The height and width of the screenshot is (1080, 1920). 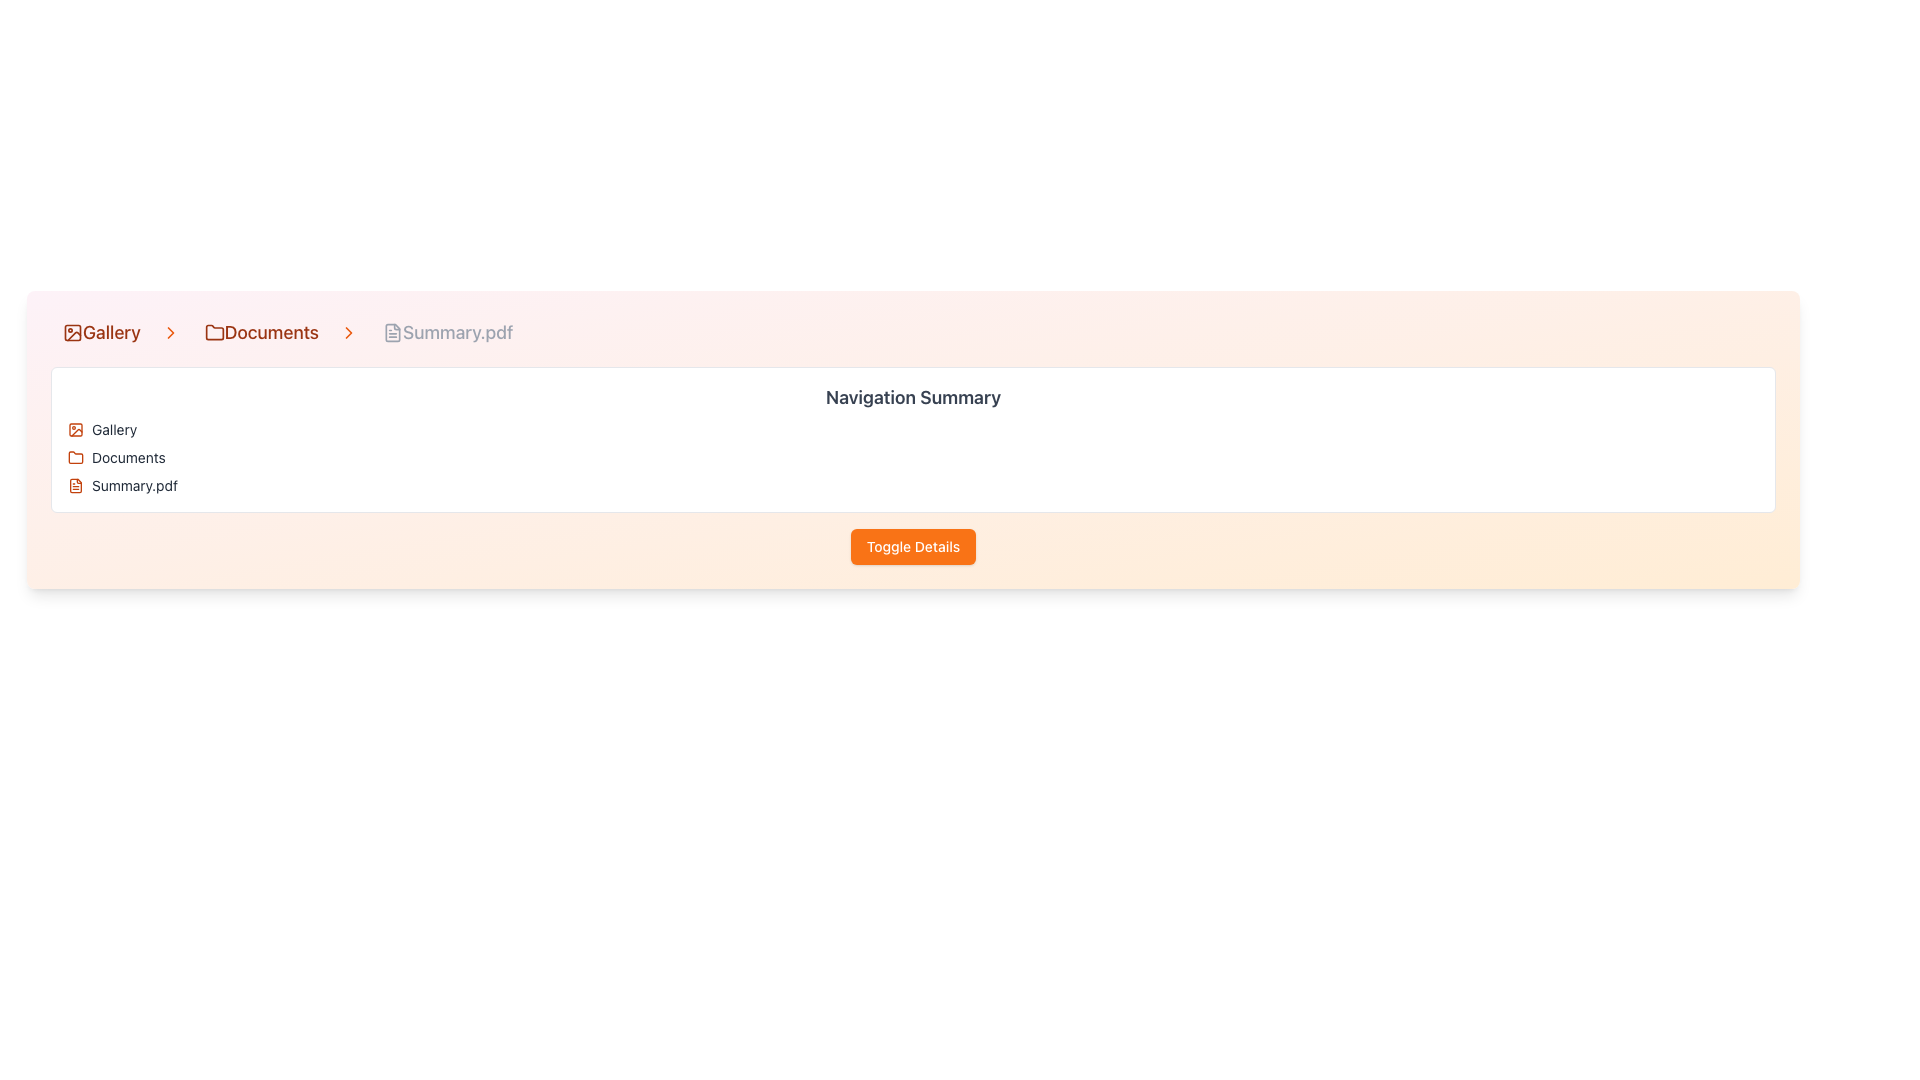 I want to click on text label displaying 'Gallery' located in the upper-left section of a vertically-oriented list, so click(x=113, y=428).